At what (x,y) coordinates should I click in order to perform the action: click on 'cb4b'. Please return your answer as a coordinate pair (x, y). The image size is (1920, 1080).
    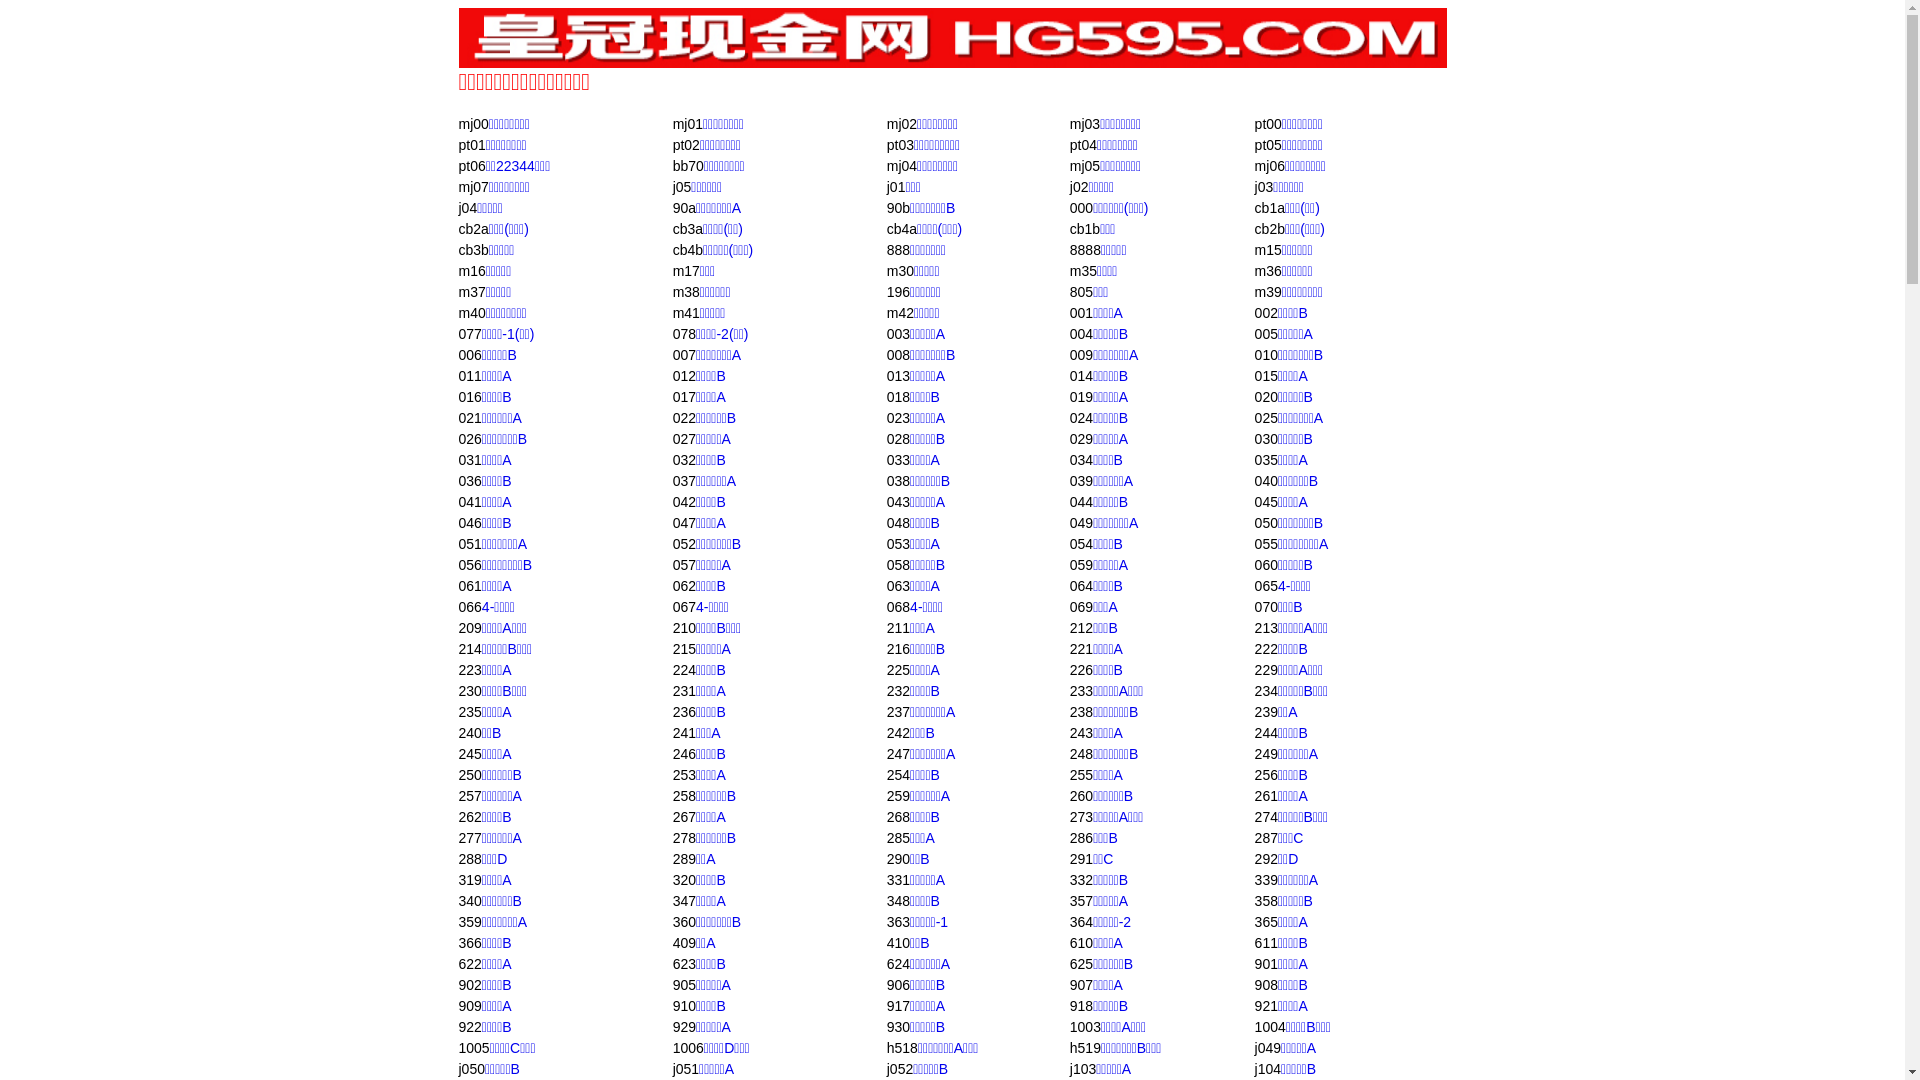
    Looking at the image, I should click on (687, 249).